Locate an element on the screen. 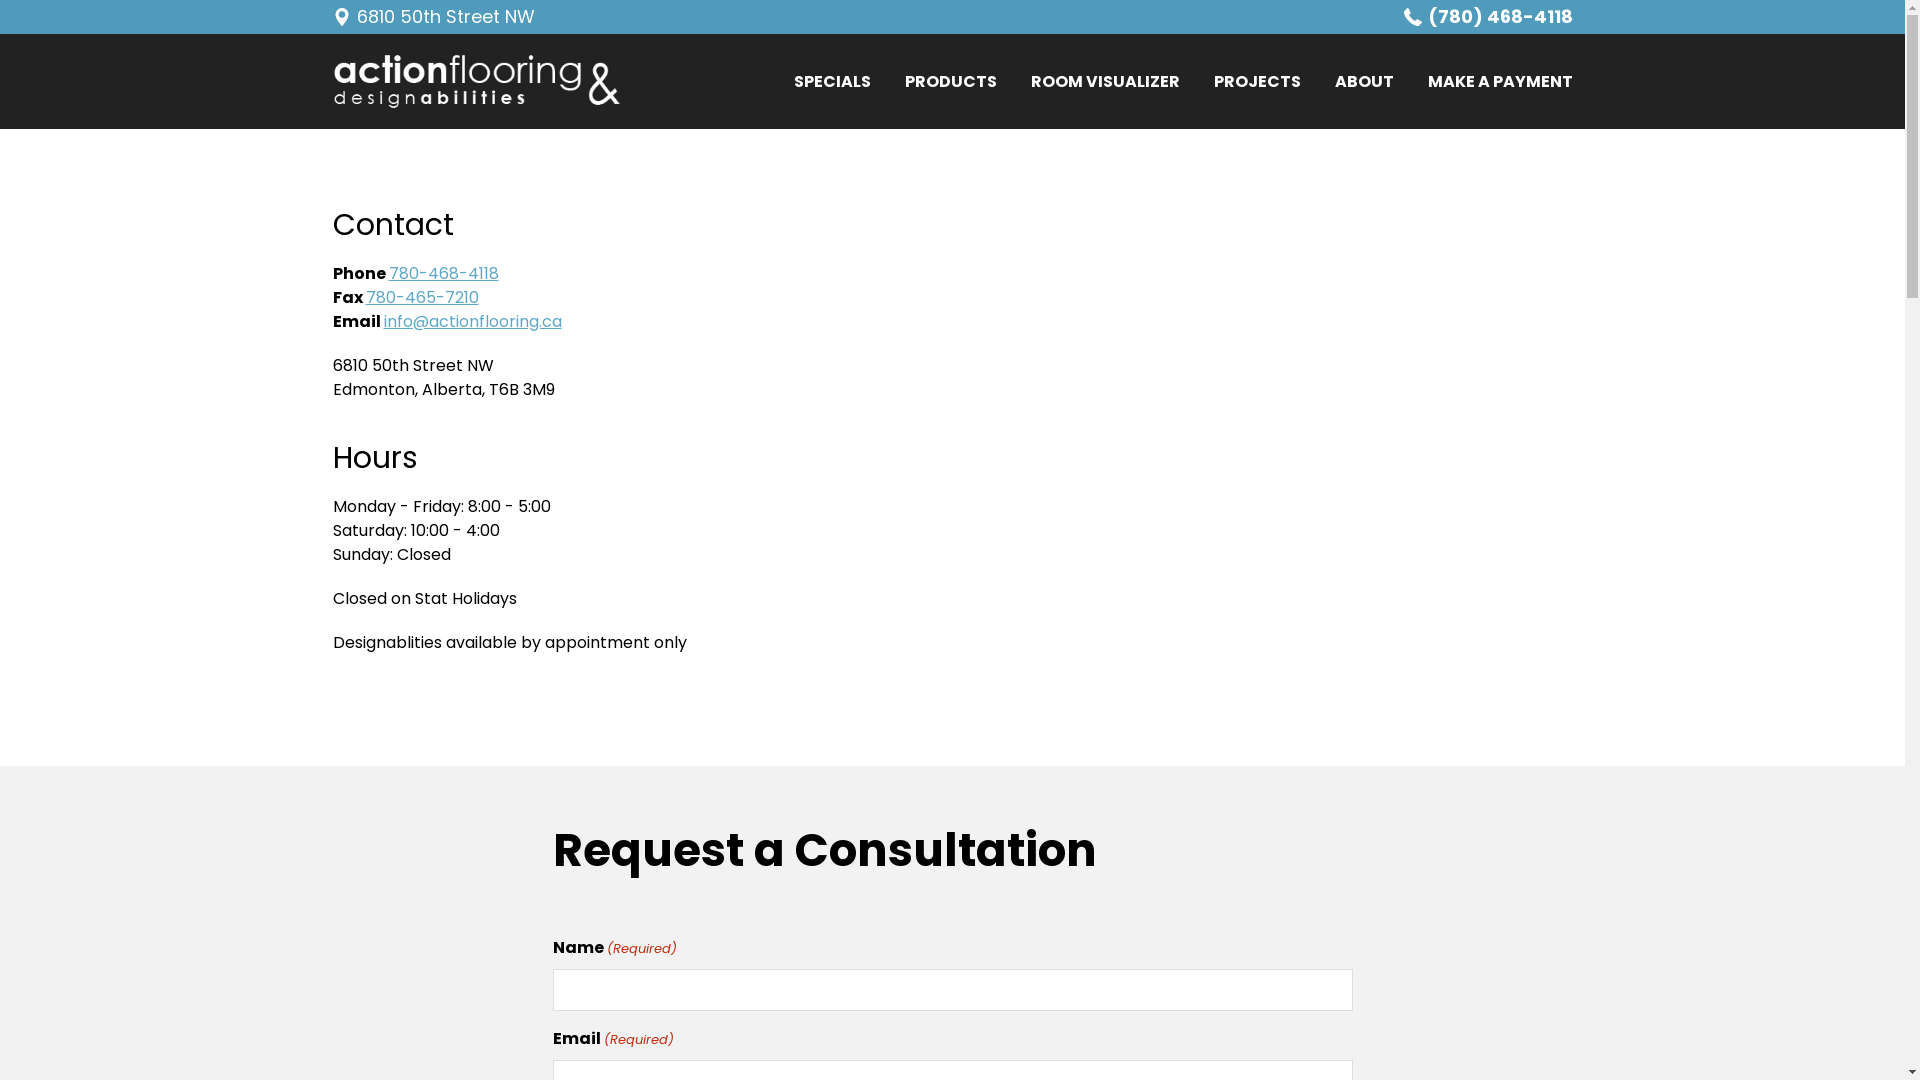 The height and width of the screenshot is (1080, 1920). 'ABOUT' is located at coordinates (1362, 80).